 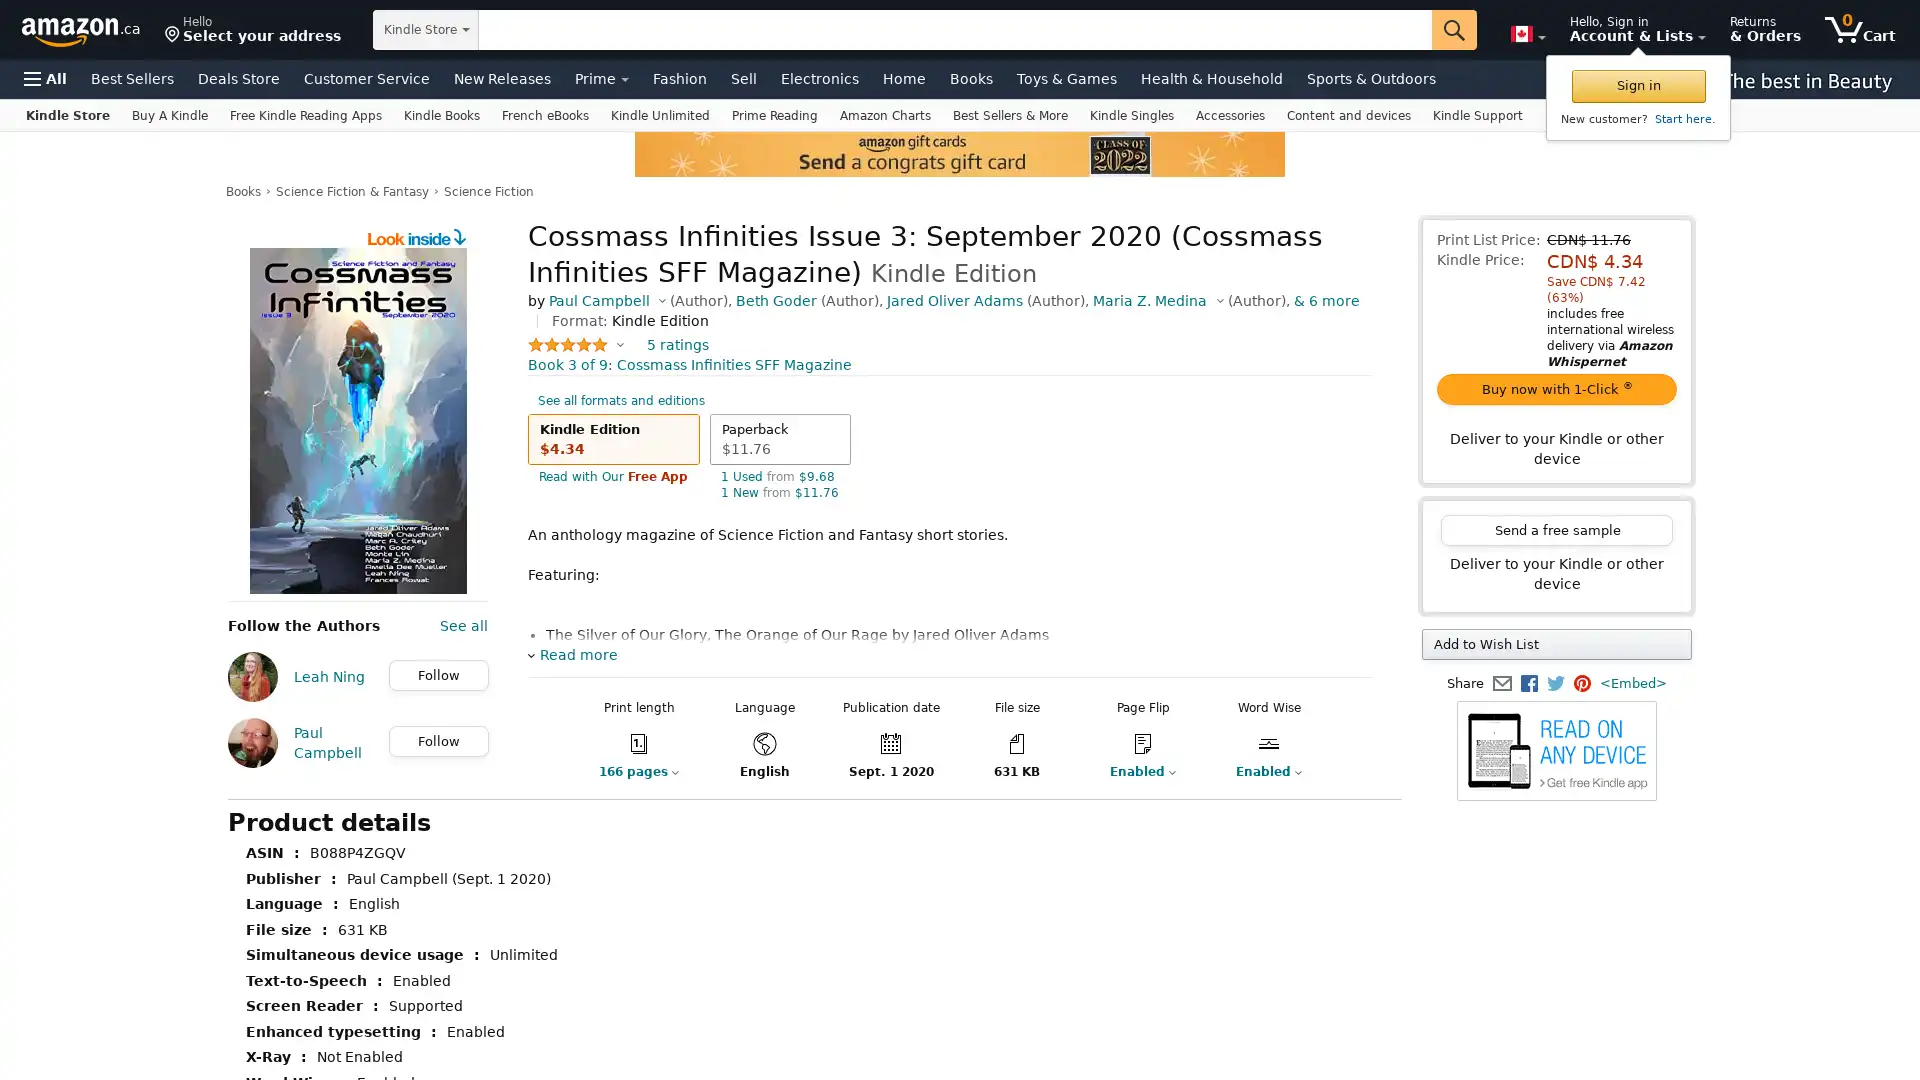 What do you see at coordinates (1393, 770) in the screenshot?
I see `Enabled` at bounding box center [1393, 770].